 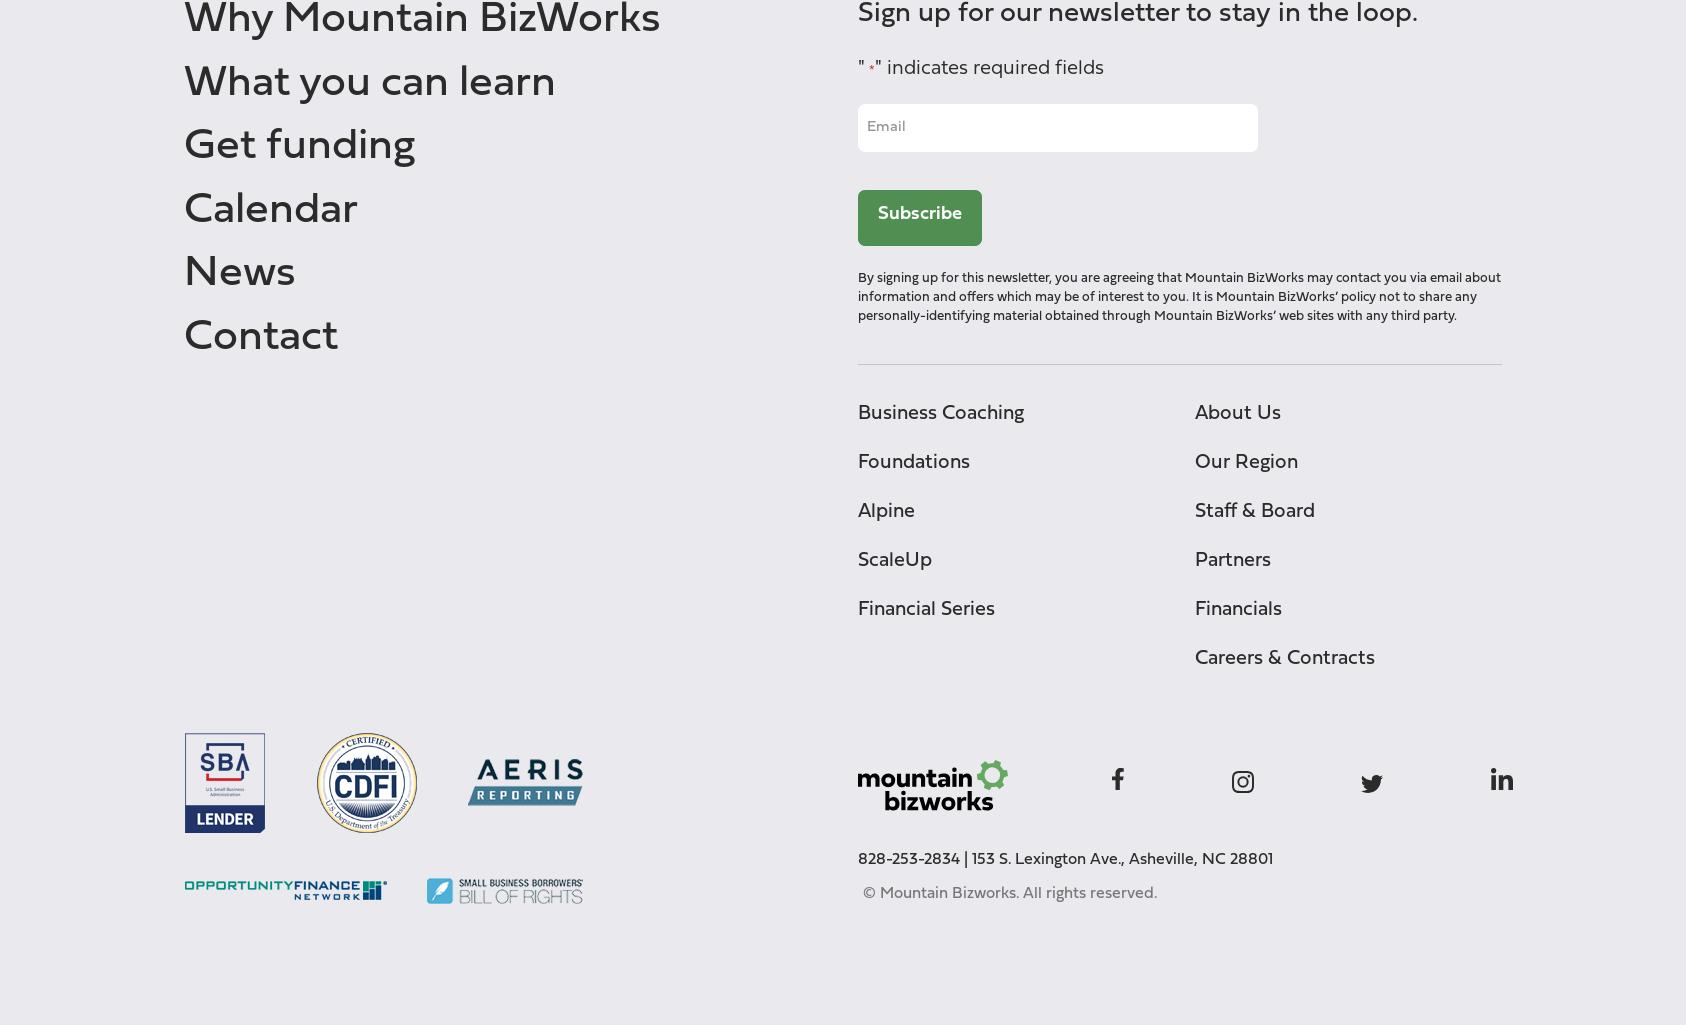 I want to click on '" indicates required fields', so click(x=989, y=66).